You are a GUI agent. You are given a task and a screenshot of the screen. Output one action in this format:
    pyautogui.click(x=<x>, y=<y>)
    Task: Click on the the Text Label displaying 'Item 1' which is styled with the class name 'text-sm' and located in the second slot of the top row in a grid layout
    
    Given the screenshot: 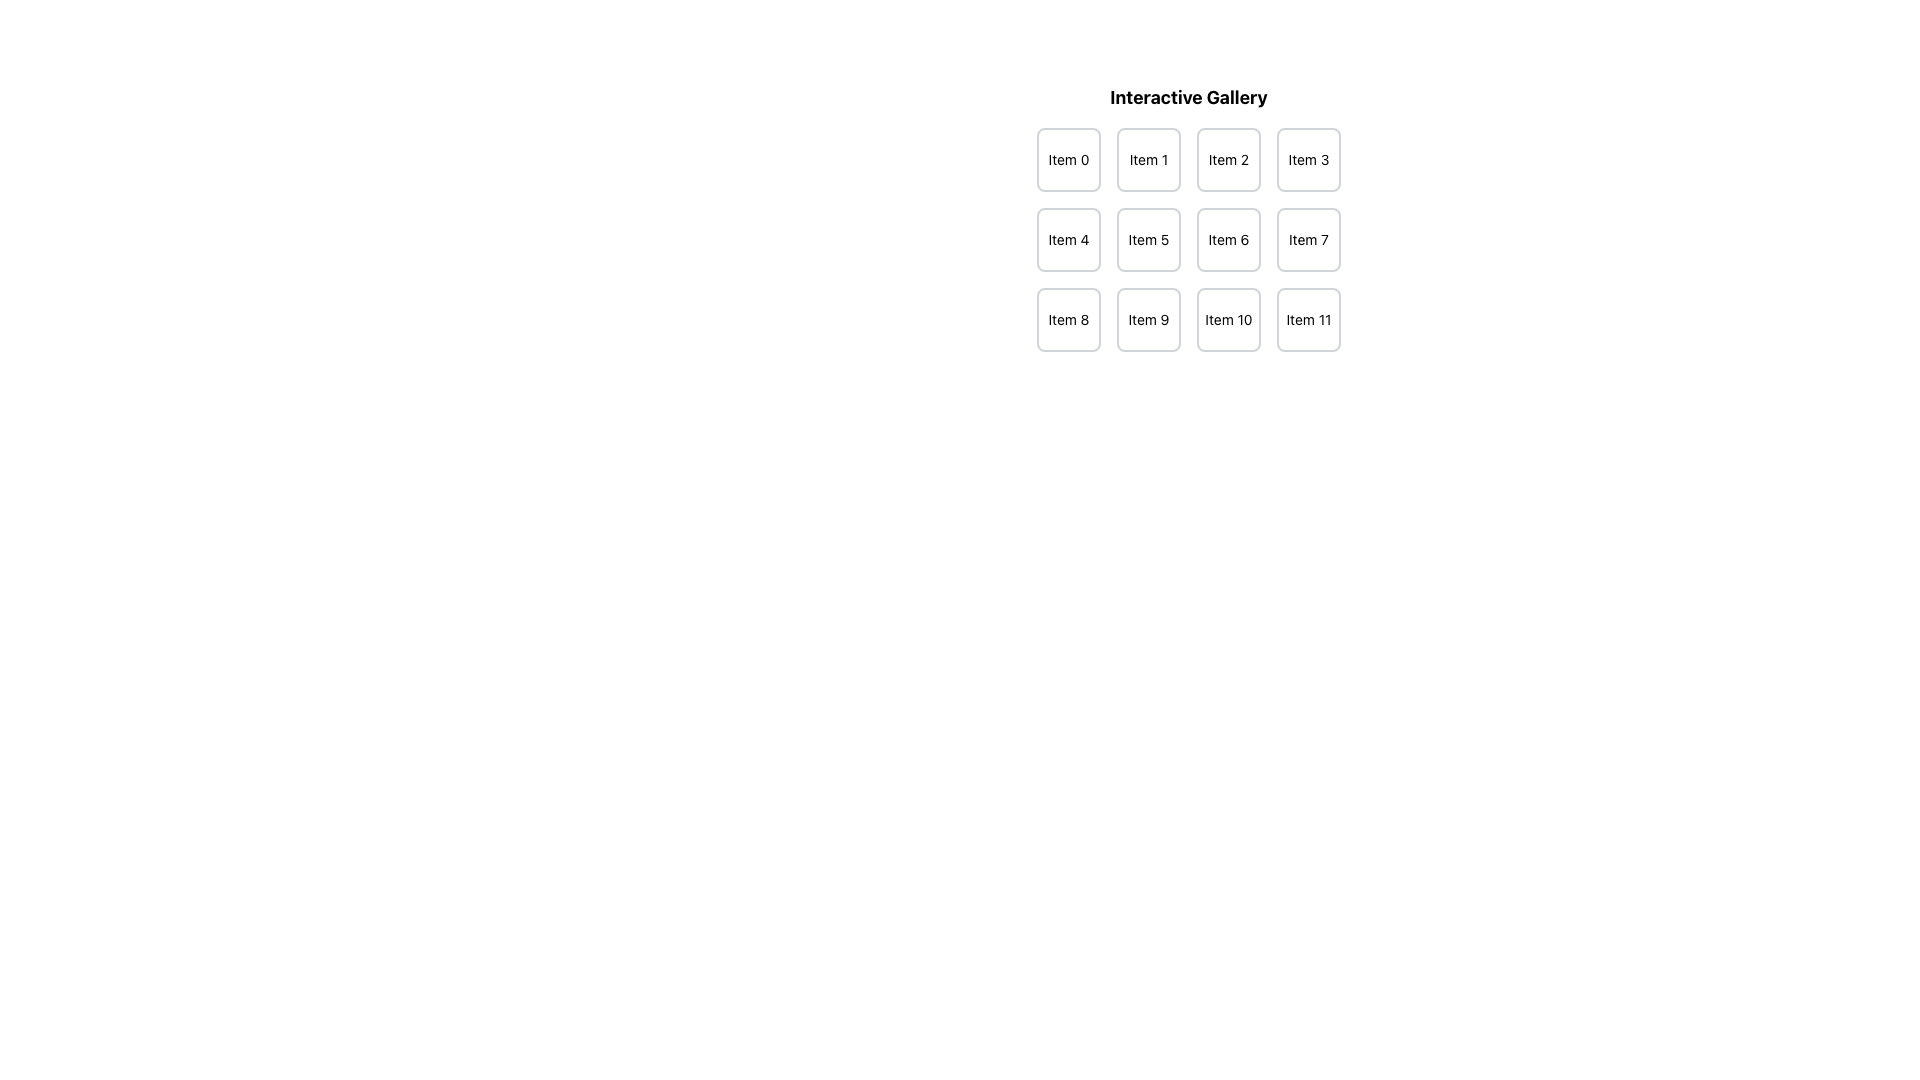 What is the action you would take?
    pyautogui.click(x=1148, y=158)
    